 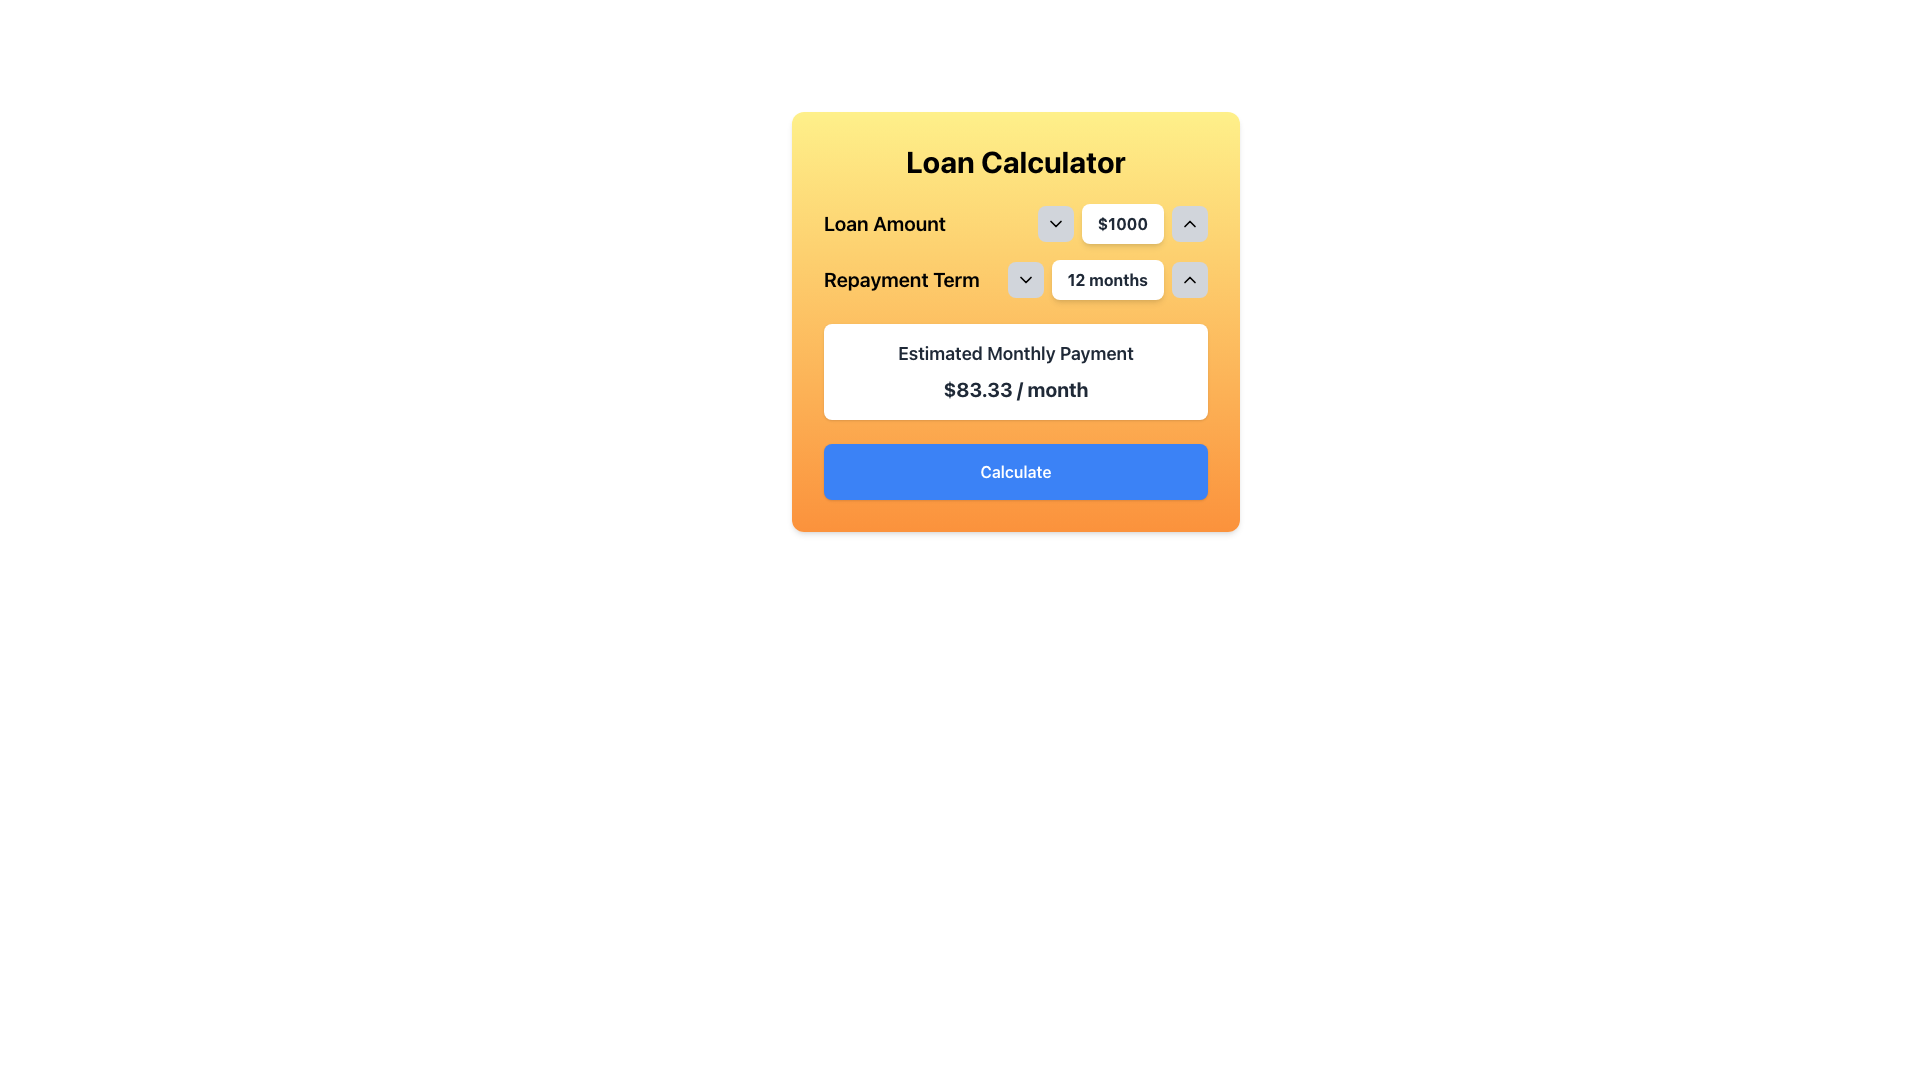 I want to click on the upward-pointing chevron icon button located adjacent to the 'Repayment Term' dropdown to increase the value, so click(x=1190, y=280).